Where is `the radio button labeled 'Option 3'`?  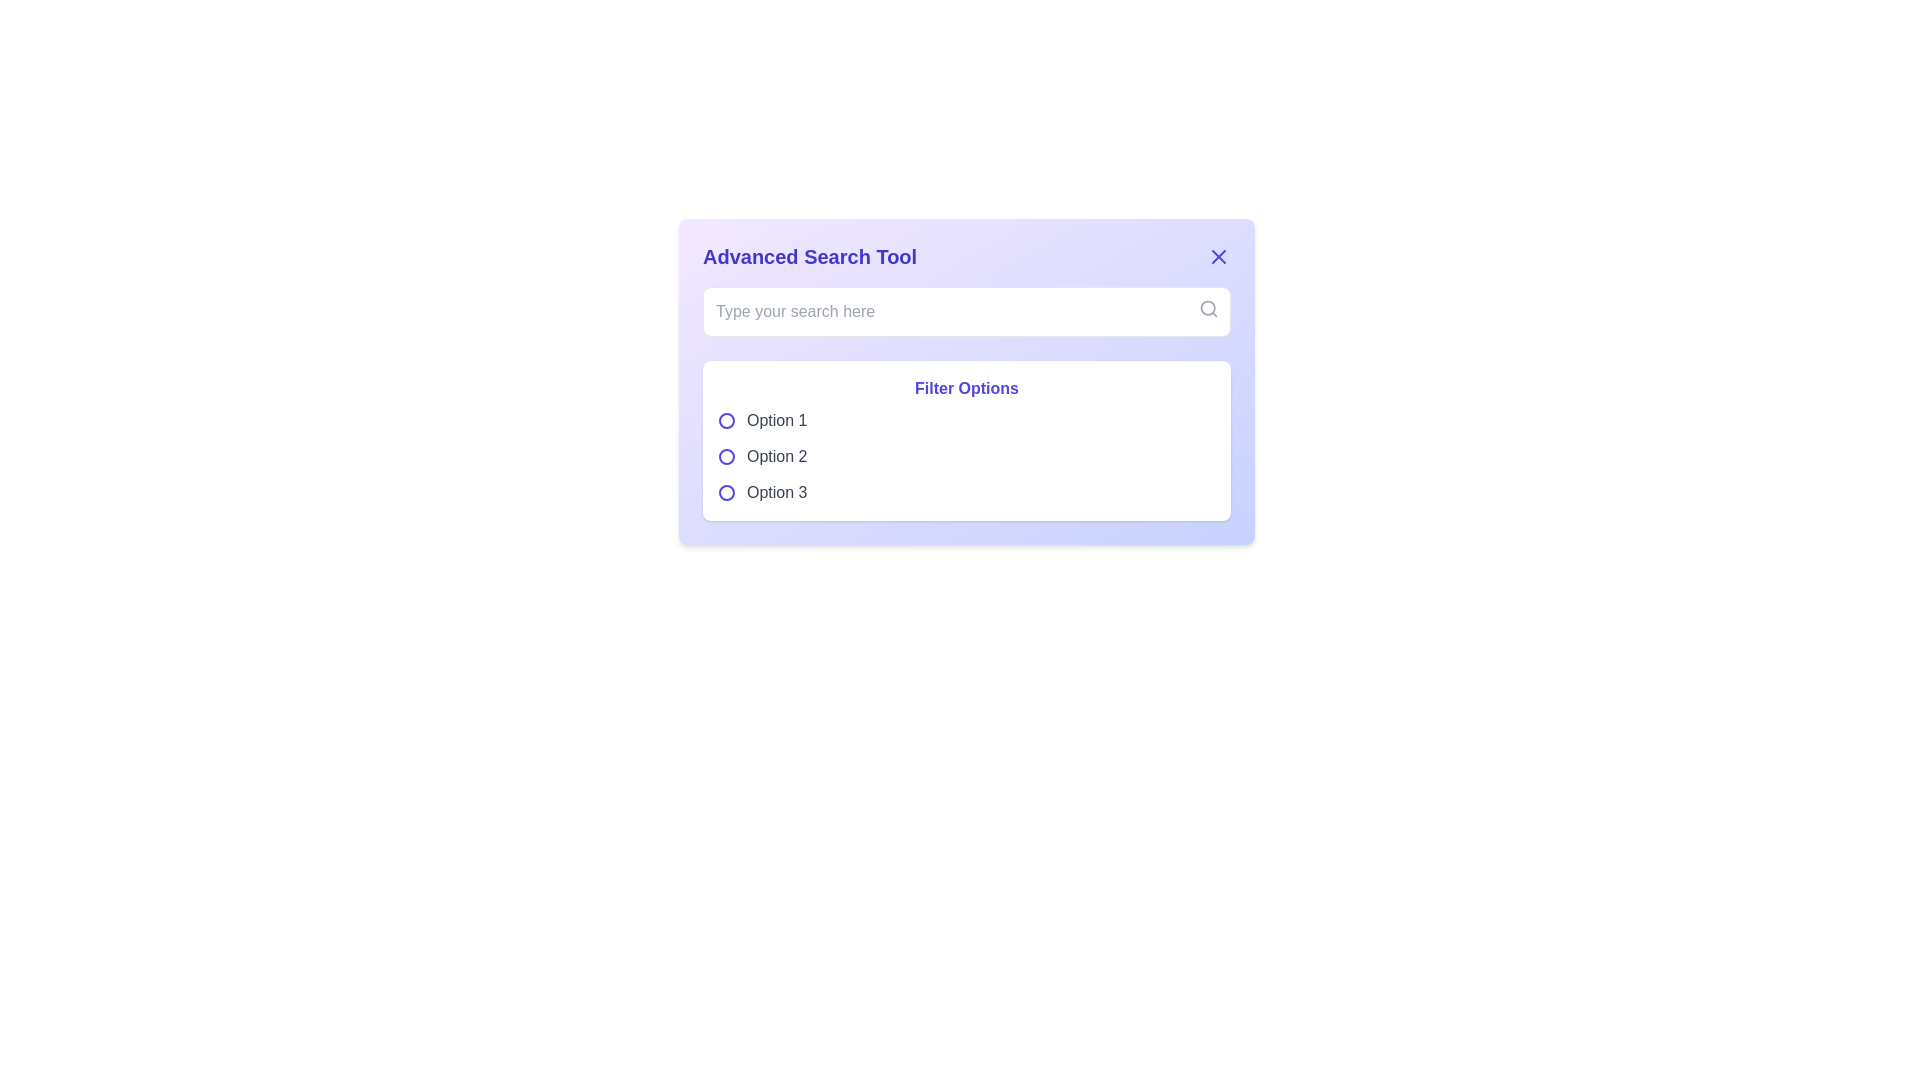
the radio button labeled 'Option 3' is located at coordinates (725, 493).